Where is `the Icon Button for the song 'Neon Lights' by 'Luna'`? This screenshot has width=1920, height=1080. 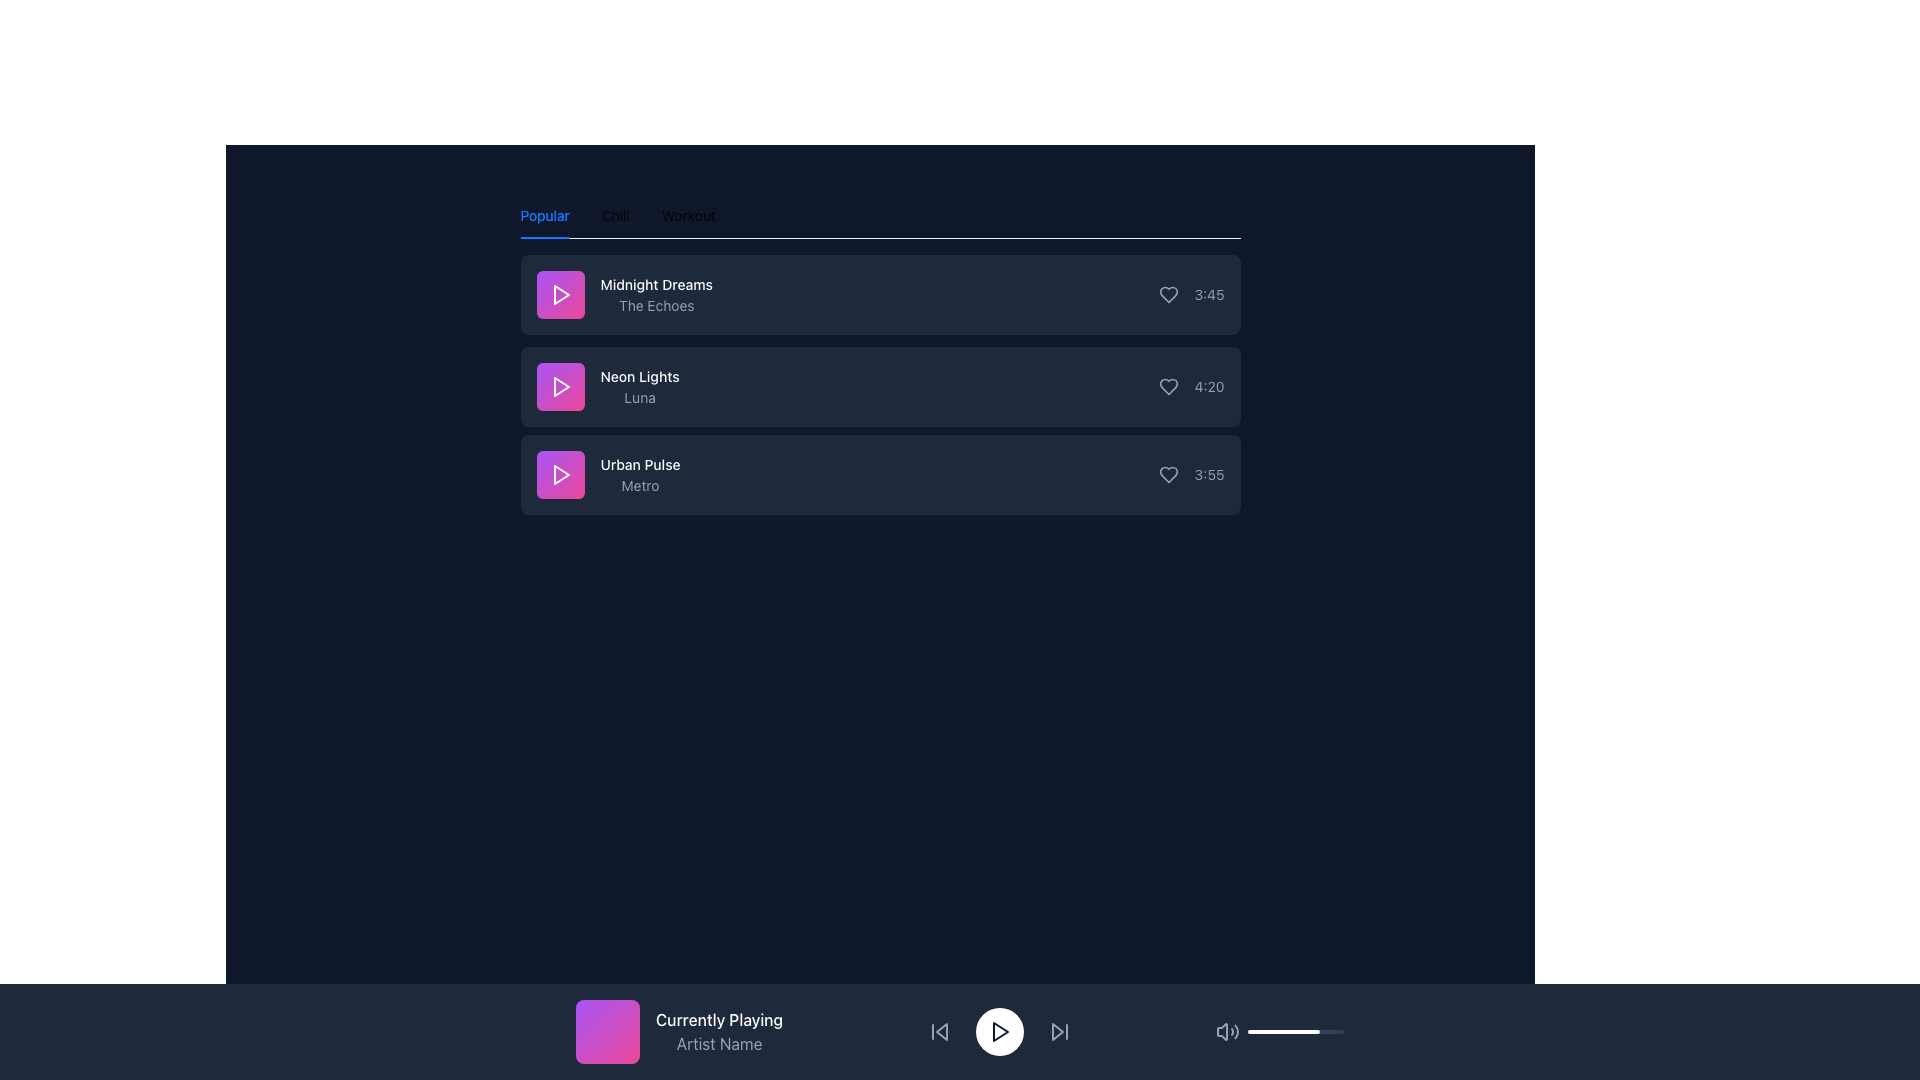
the Icon Button for the song 'Neon Lights' by 'Luna' is located at coordinates (1168, 386).